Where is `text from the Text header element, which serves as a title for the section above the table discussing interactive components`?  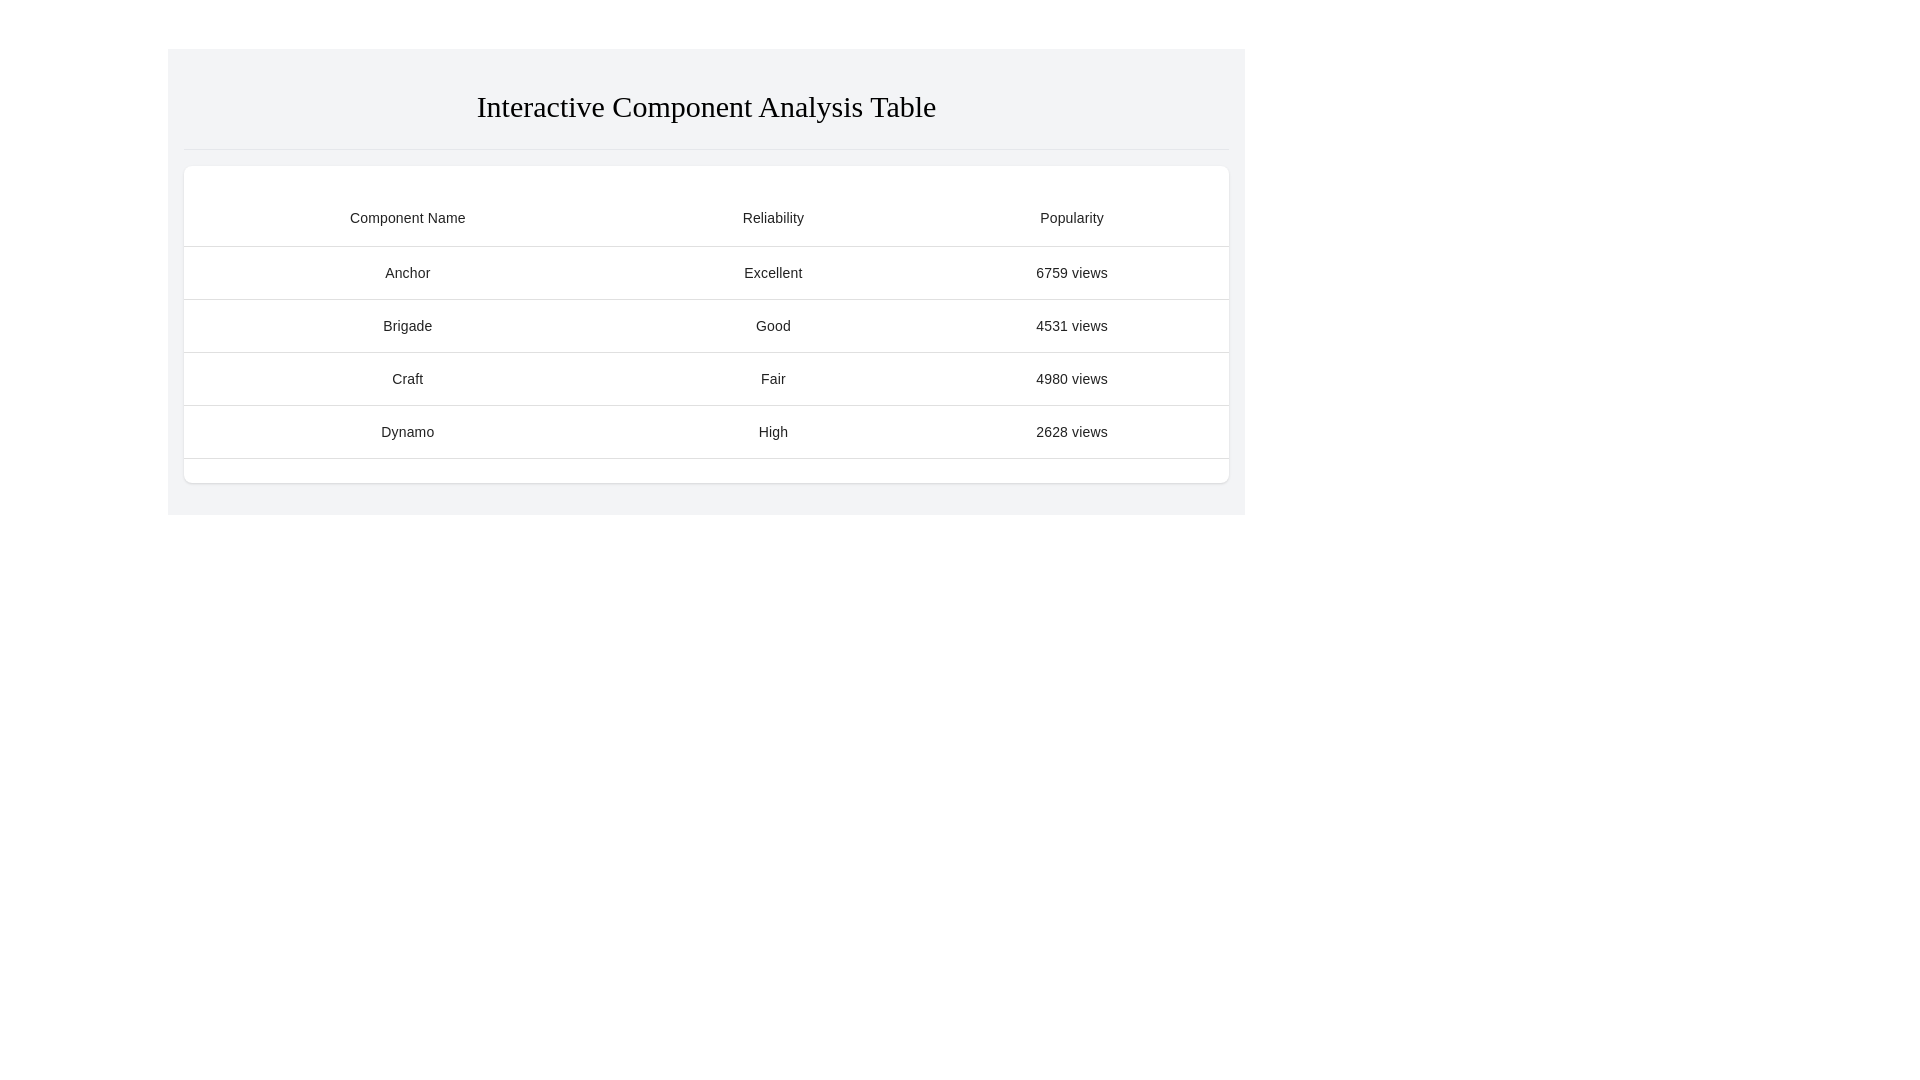 text from the Text header element, which serves as a title for the section above the table discussing interactive components is located at coordinates (706, 107).